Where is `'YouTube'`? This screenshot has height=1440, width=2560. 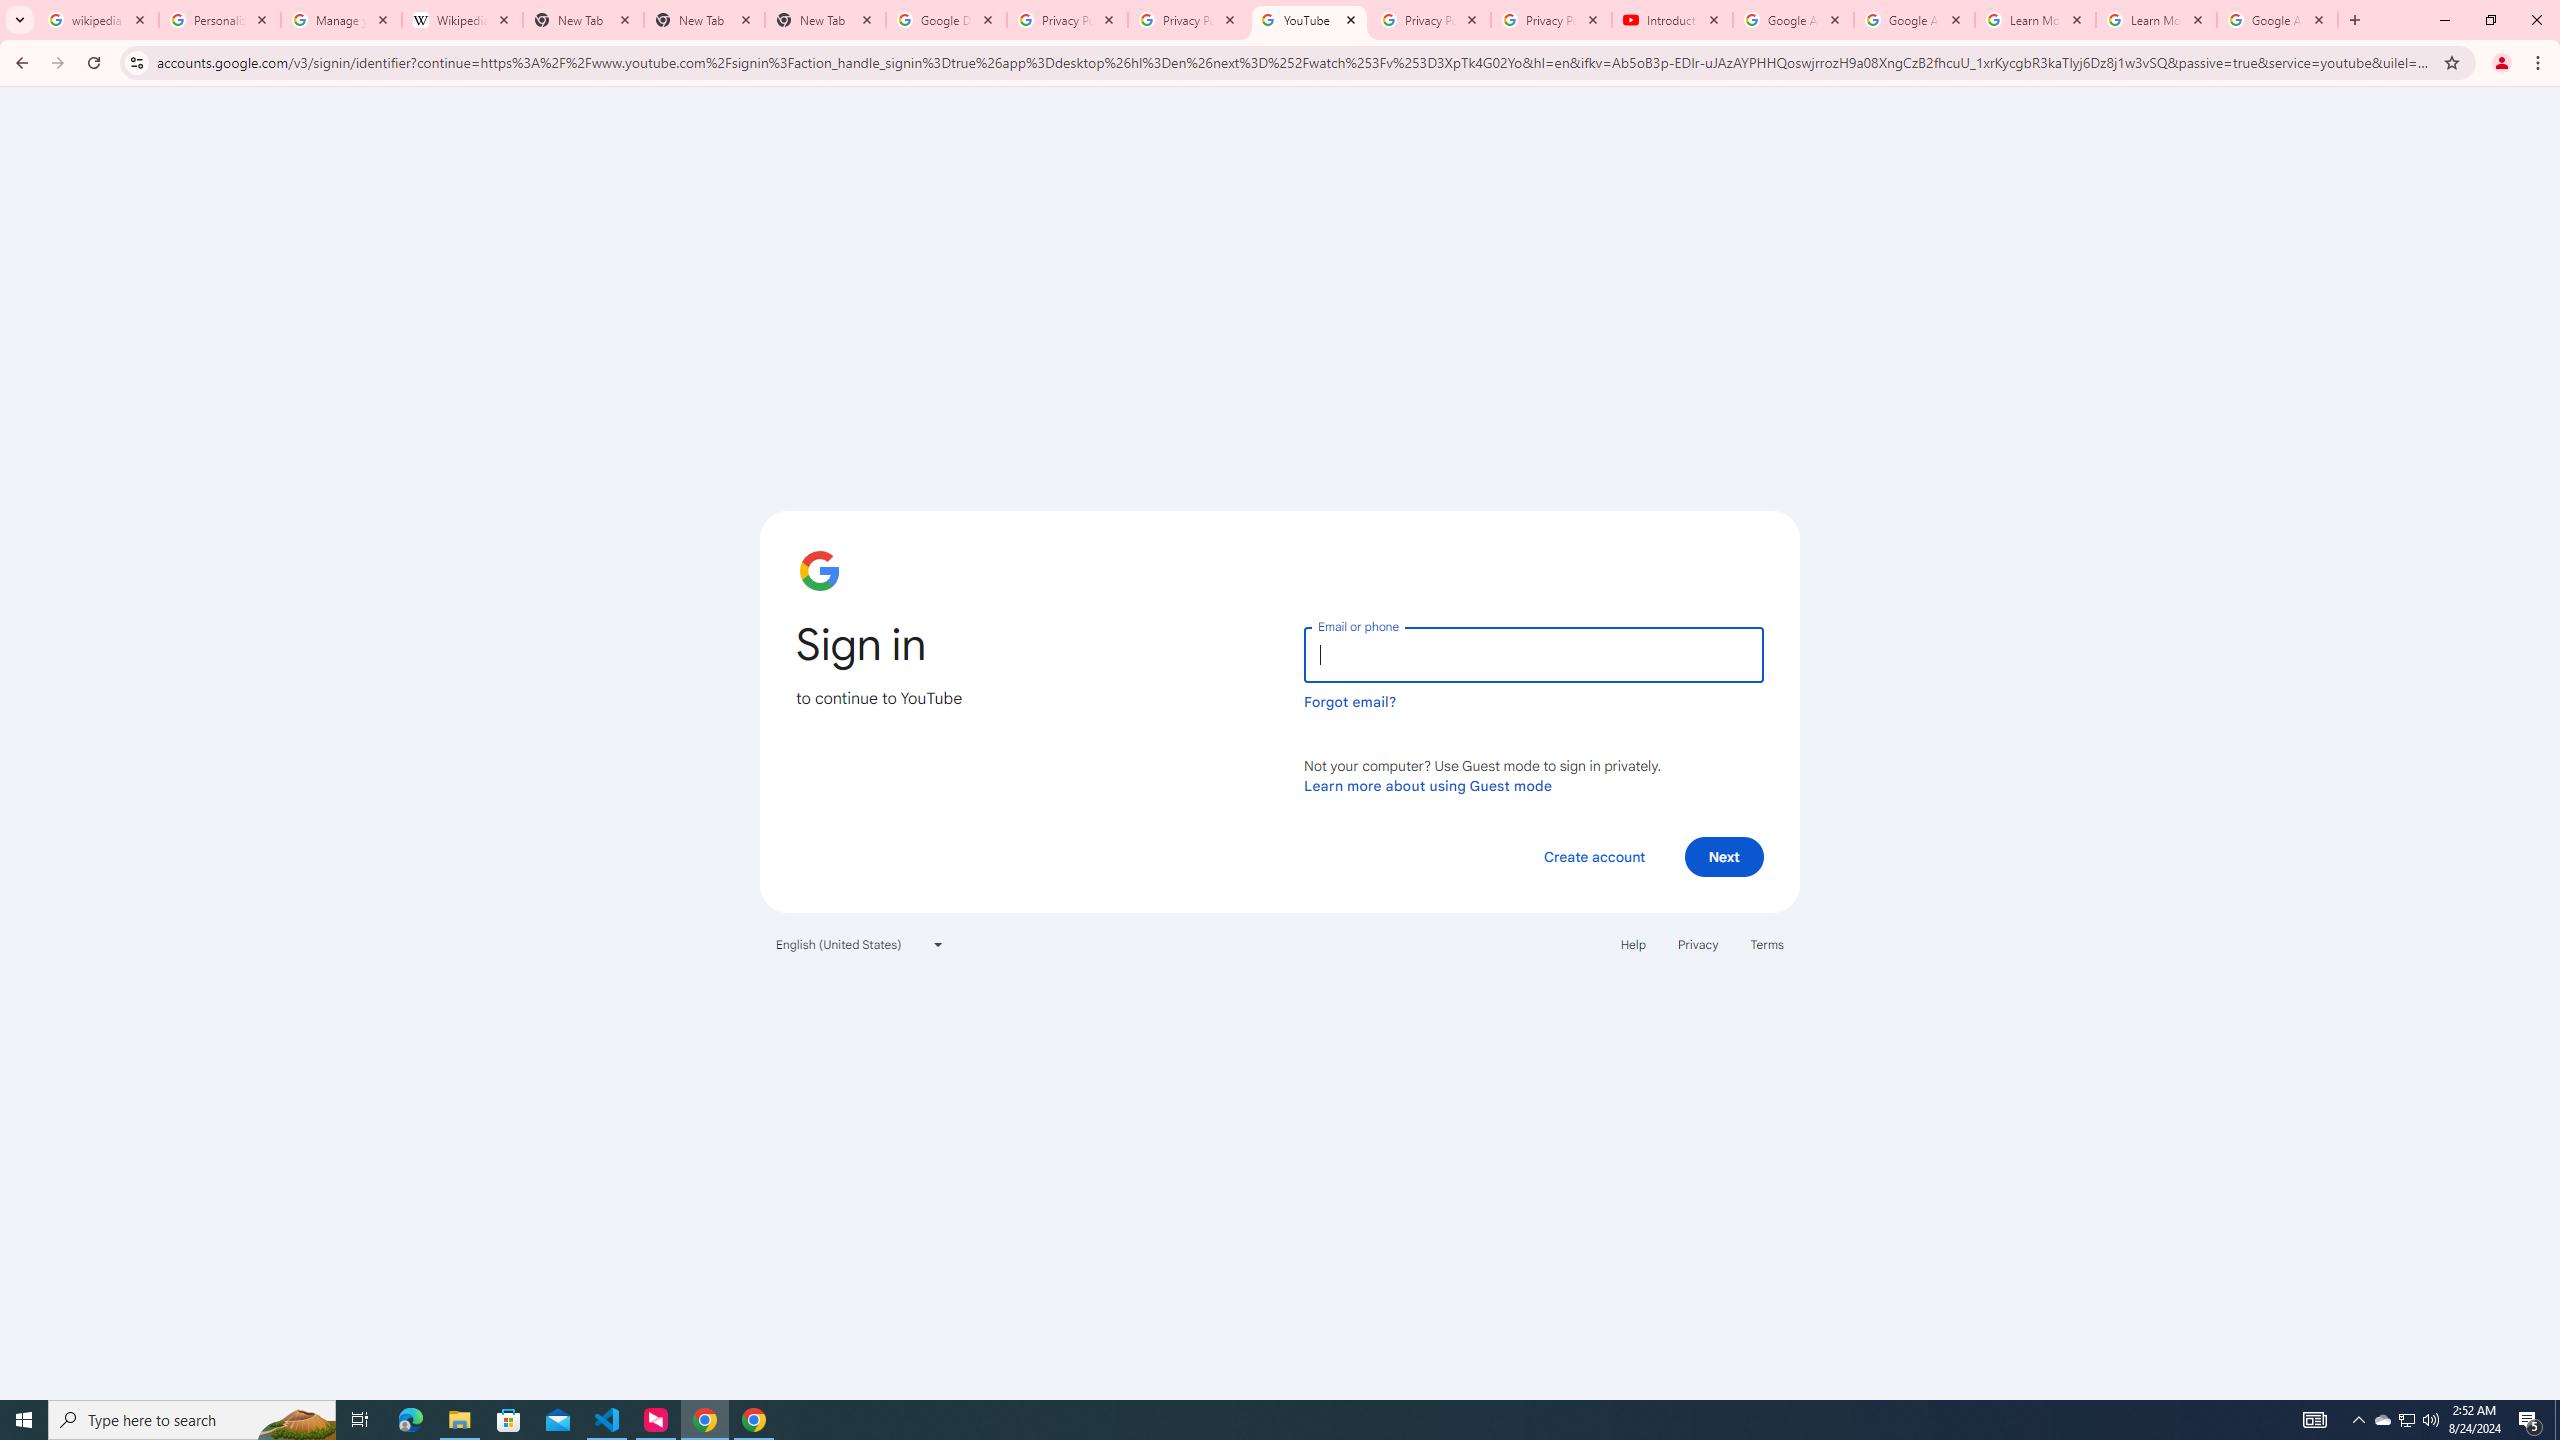
'YouTube' is located at coordinates (1308, 19).